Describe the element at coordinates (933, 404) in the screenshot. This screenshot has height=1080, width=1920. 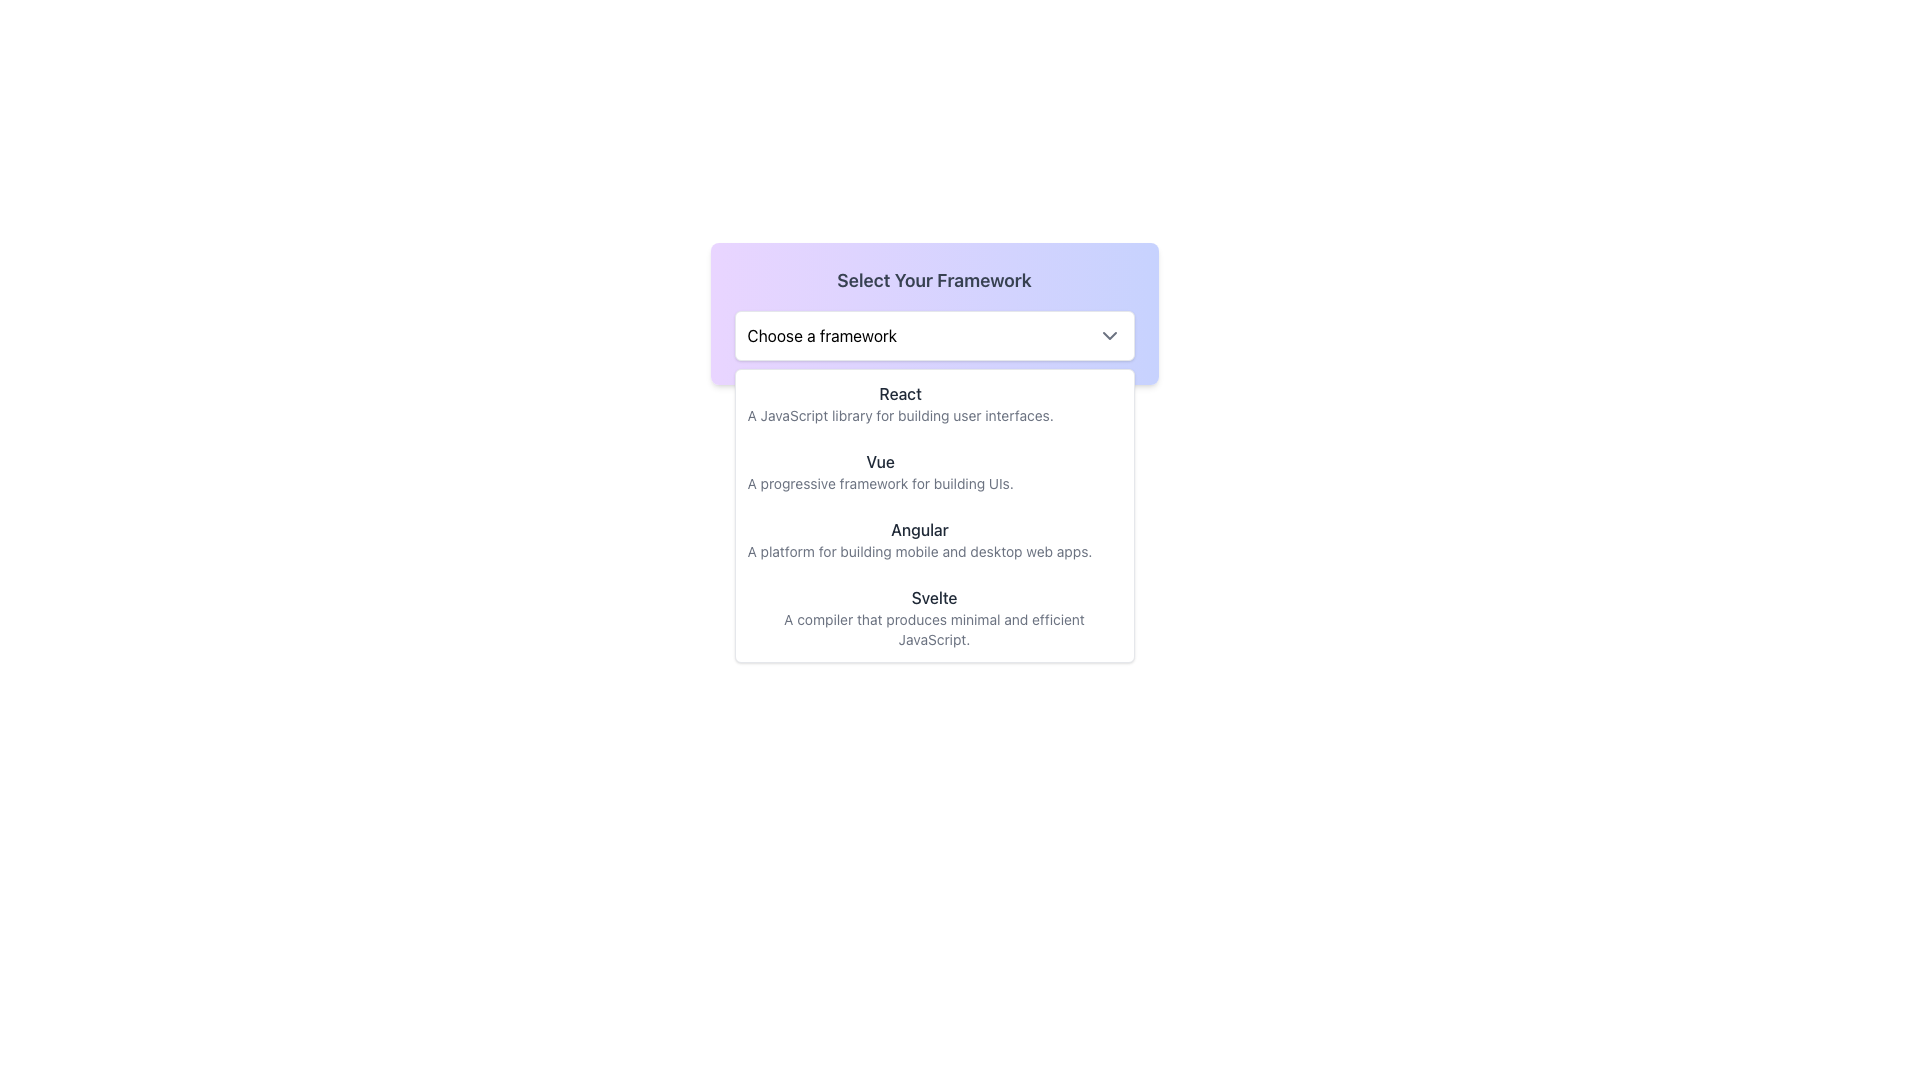
I see `the first list item in the dropdown menu that displays the text 'React' and its description` at that location.